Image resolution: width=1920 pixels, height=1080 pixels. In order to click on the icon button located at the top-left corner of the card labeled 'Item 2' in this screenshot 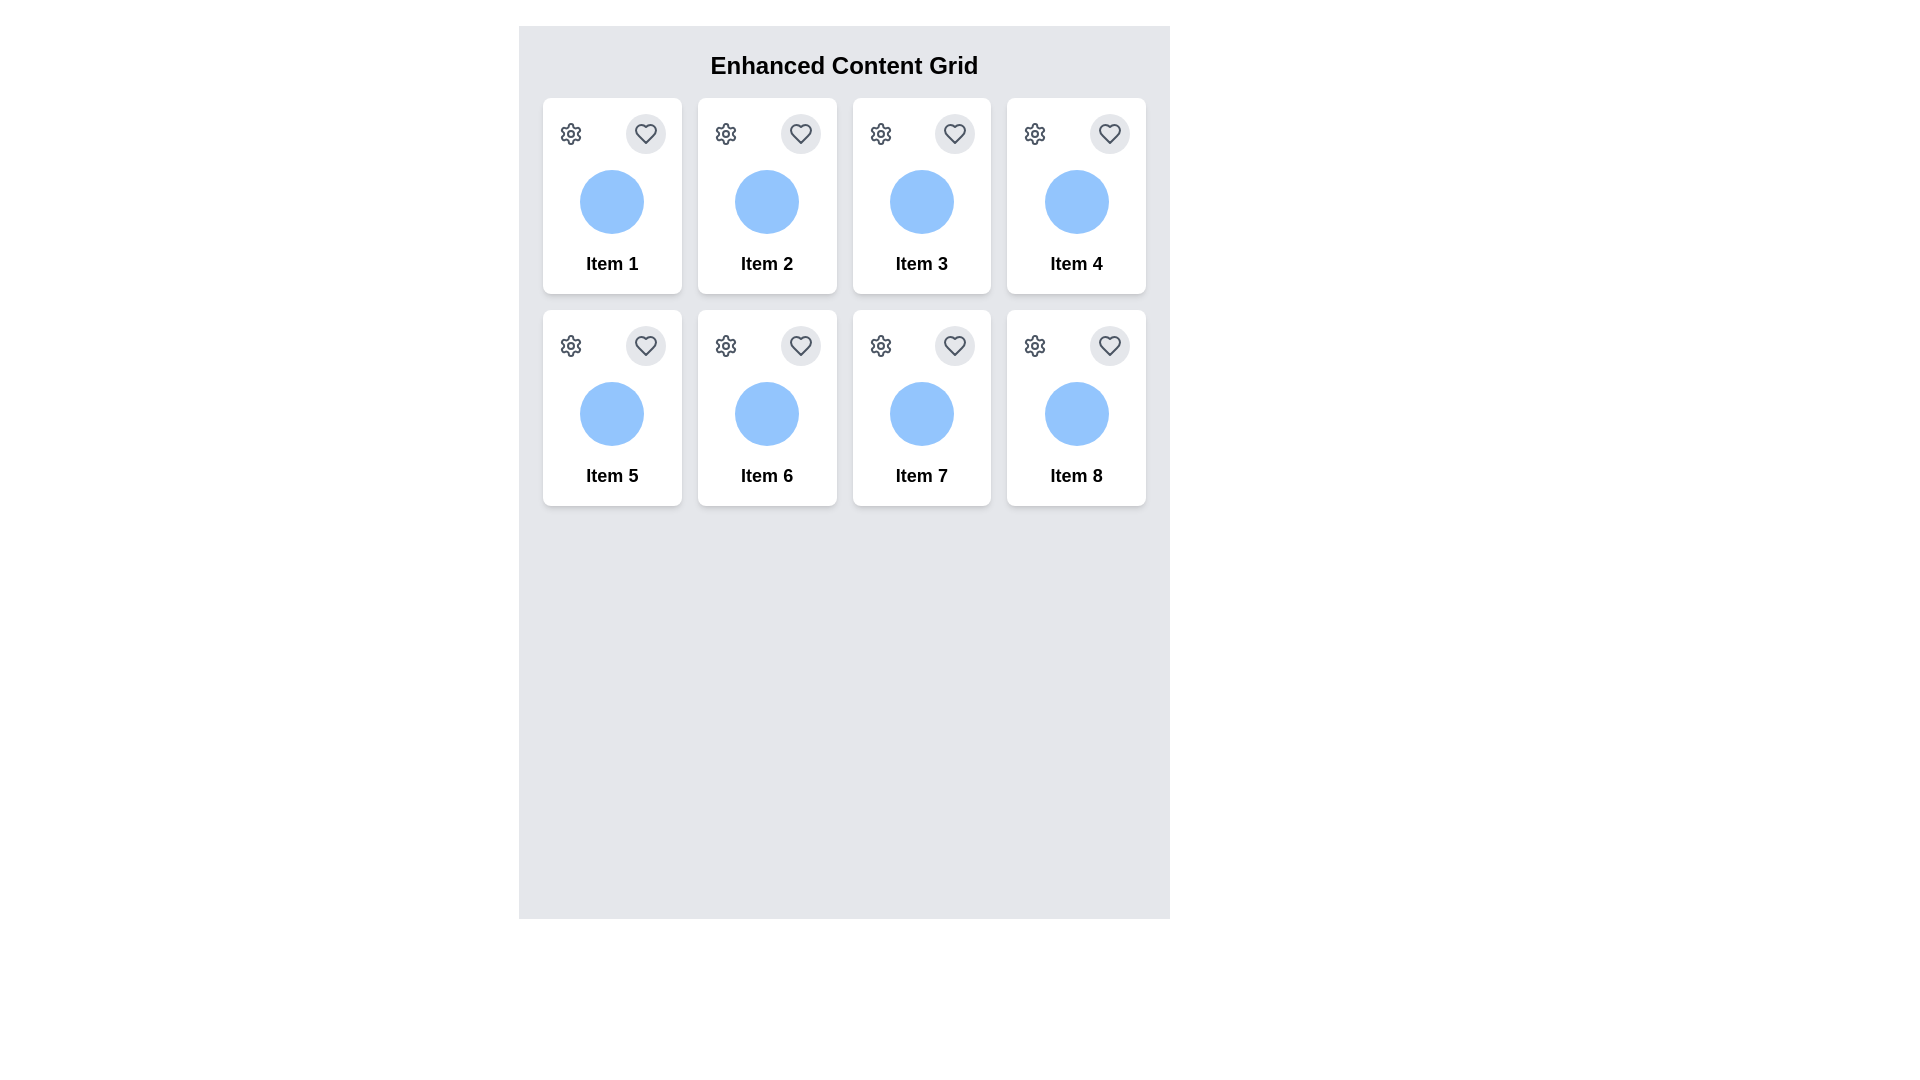, I will do `click(724, 134)`.